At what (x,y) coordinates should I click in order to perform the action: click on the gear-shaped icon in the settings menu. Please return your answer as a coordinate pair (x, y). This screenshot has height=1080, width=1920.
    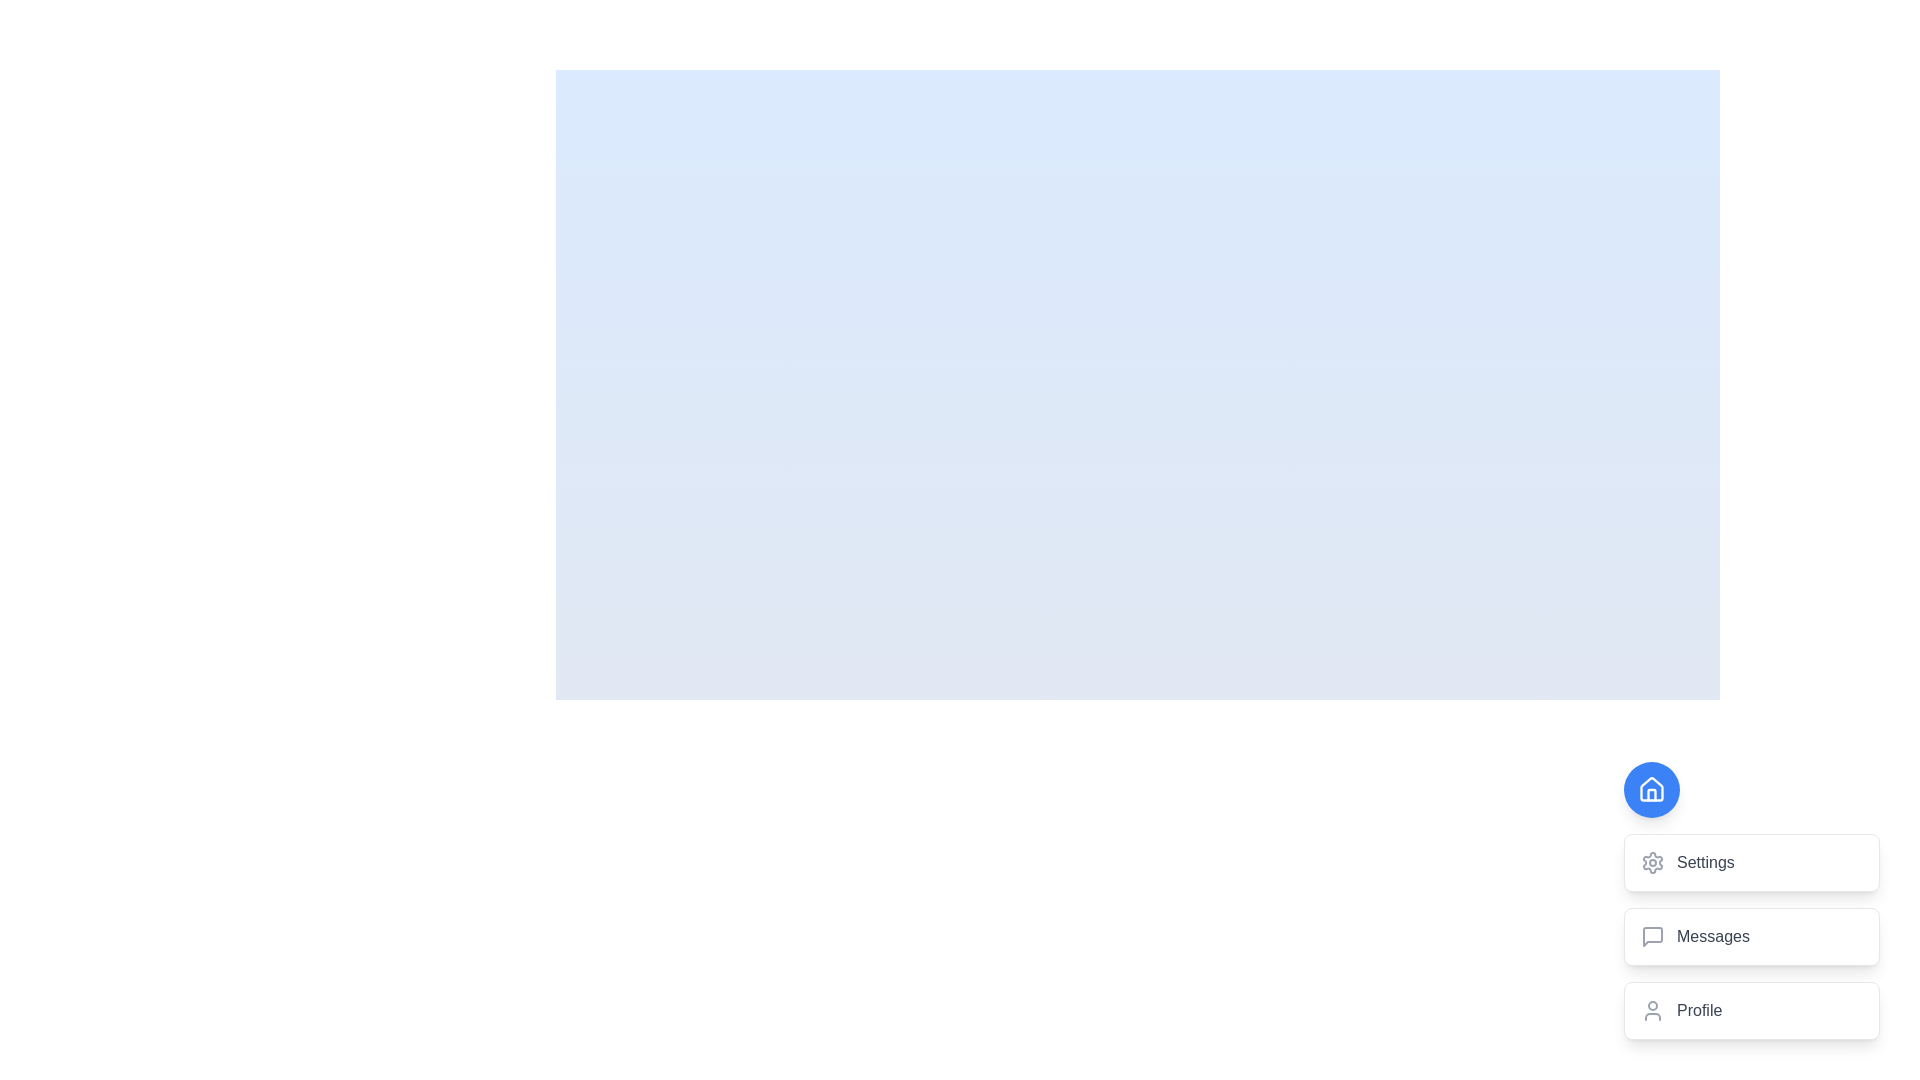
    Looking at the image, I should click on (1652, 862).